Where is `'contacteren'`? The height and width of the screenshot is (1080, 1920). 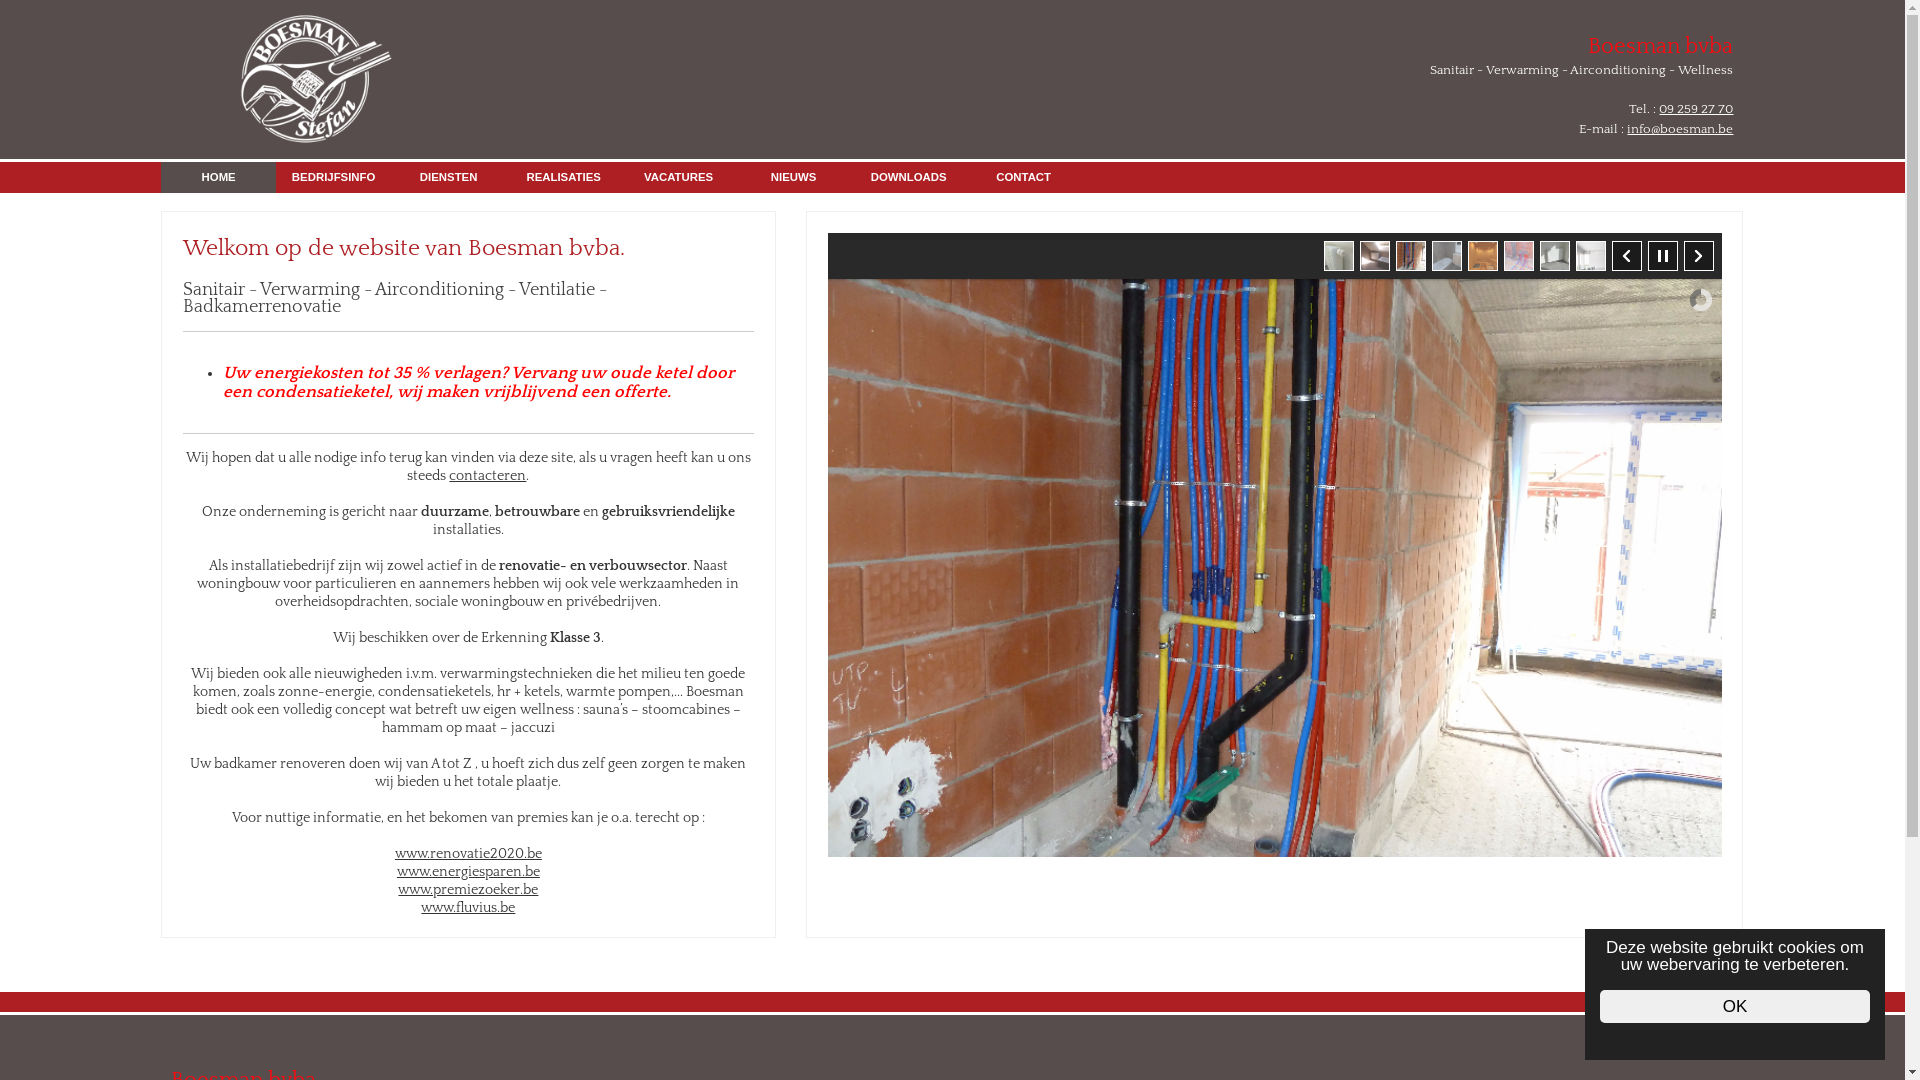
'contacteren' is located at coordinates (487, 475).